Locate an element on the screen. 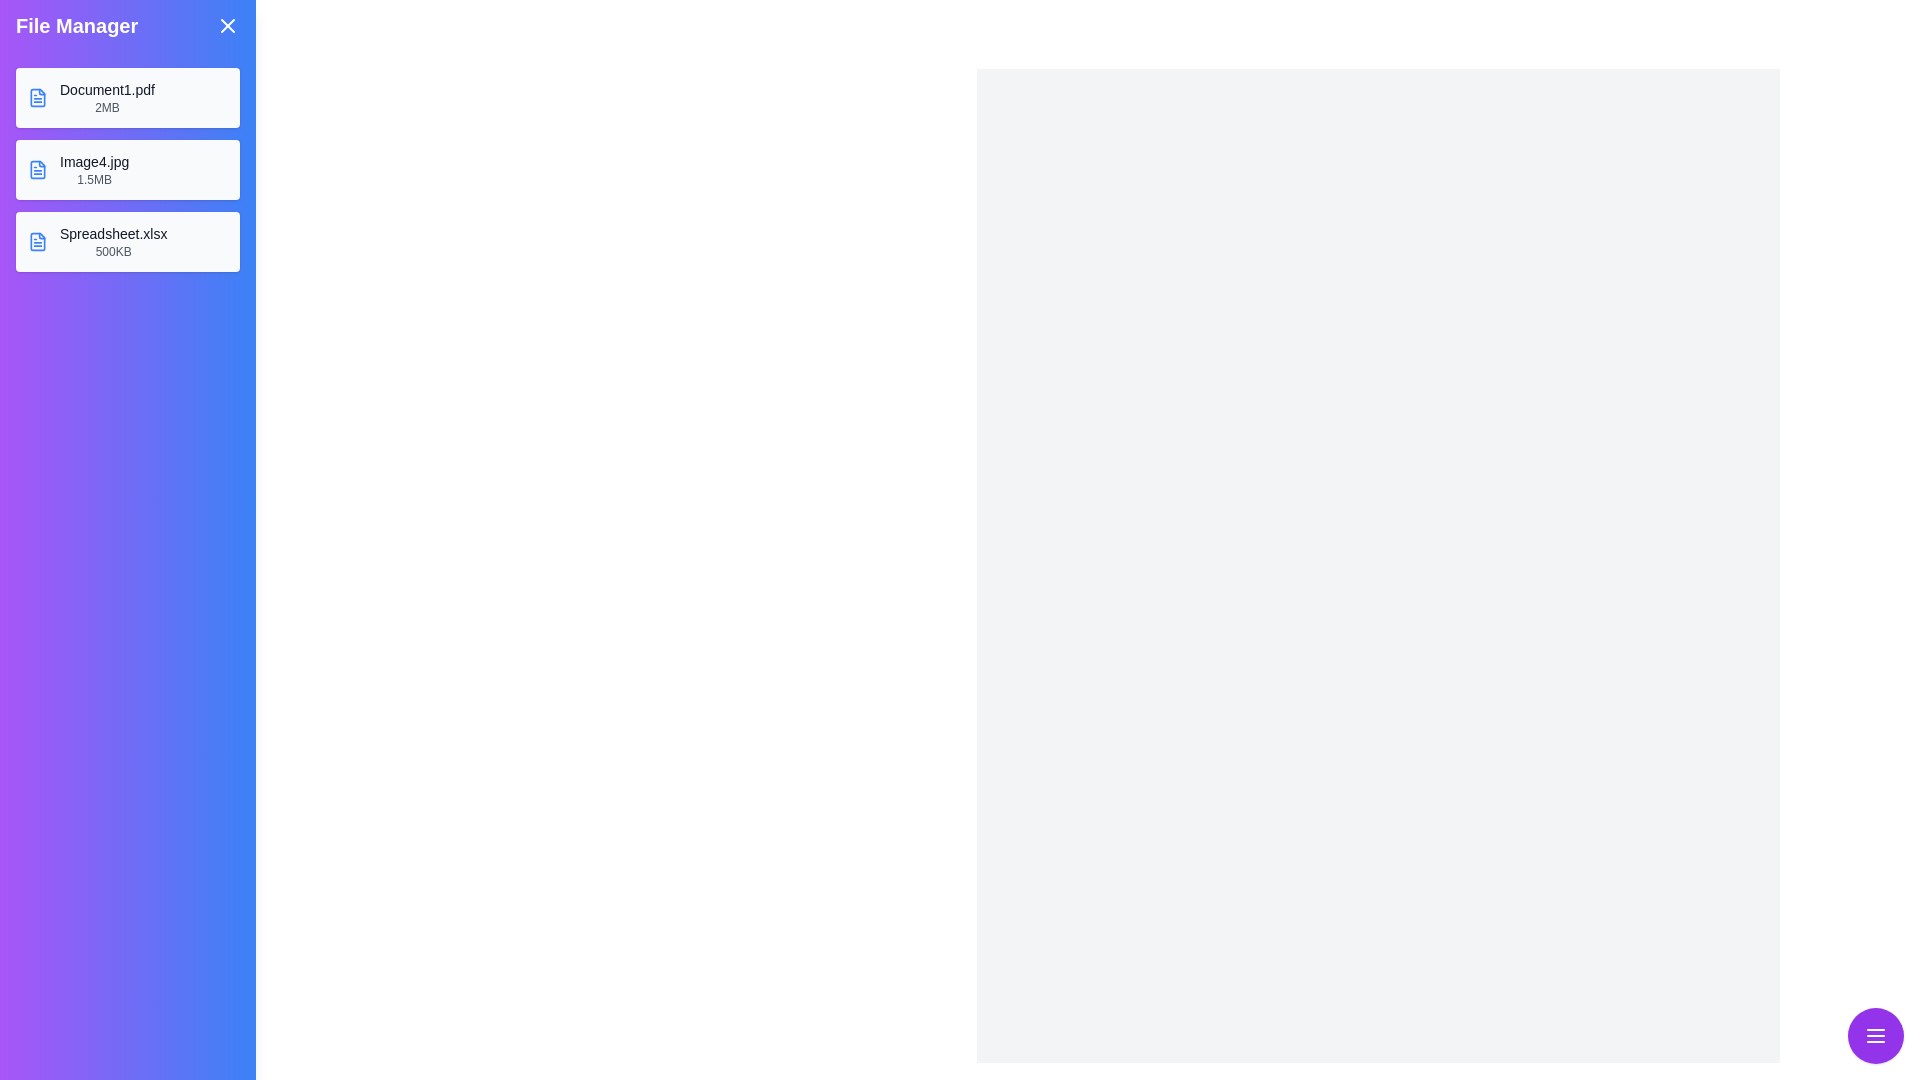 This screenshot has height=1080, width=1920. the file entry labeled 'Spreadsheet.xlsx' is located at coordinates (127, 241).